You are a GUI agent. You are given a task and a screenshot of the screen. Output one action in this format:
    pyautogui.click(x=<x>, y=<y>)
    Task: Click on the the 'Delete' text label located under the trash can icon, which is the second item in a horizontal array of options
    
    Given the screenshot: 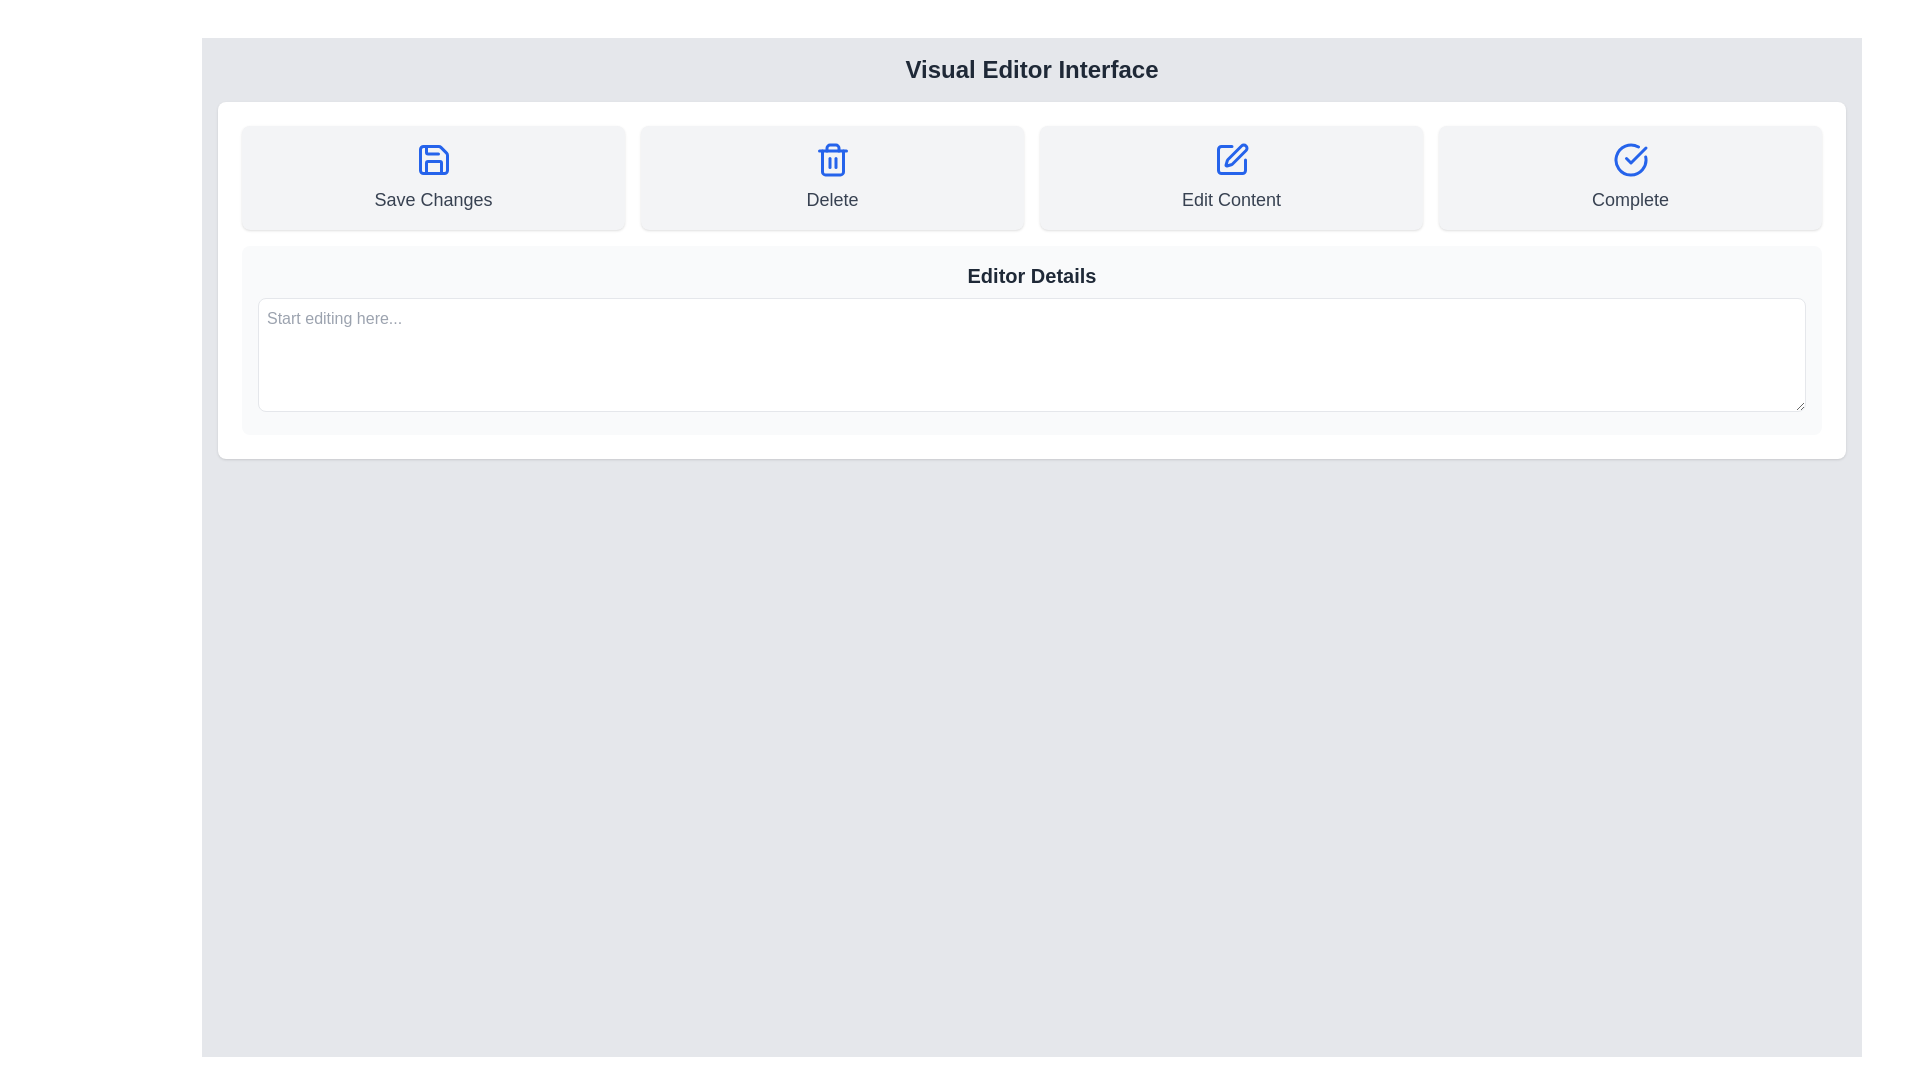 What is the action you would take?
    pyautogui.click(x=832, y=200)
    